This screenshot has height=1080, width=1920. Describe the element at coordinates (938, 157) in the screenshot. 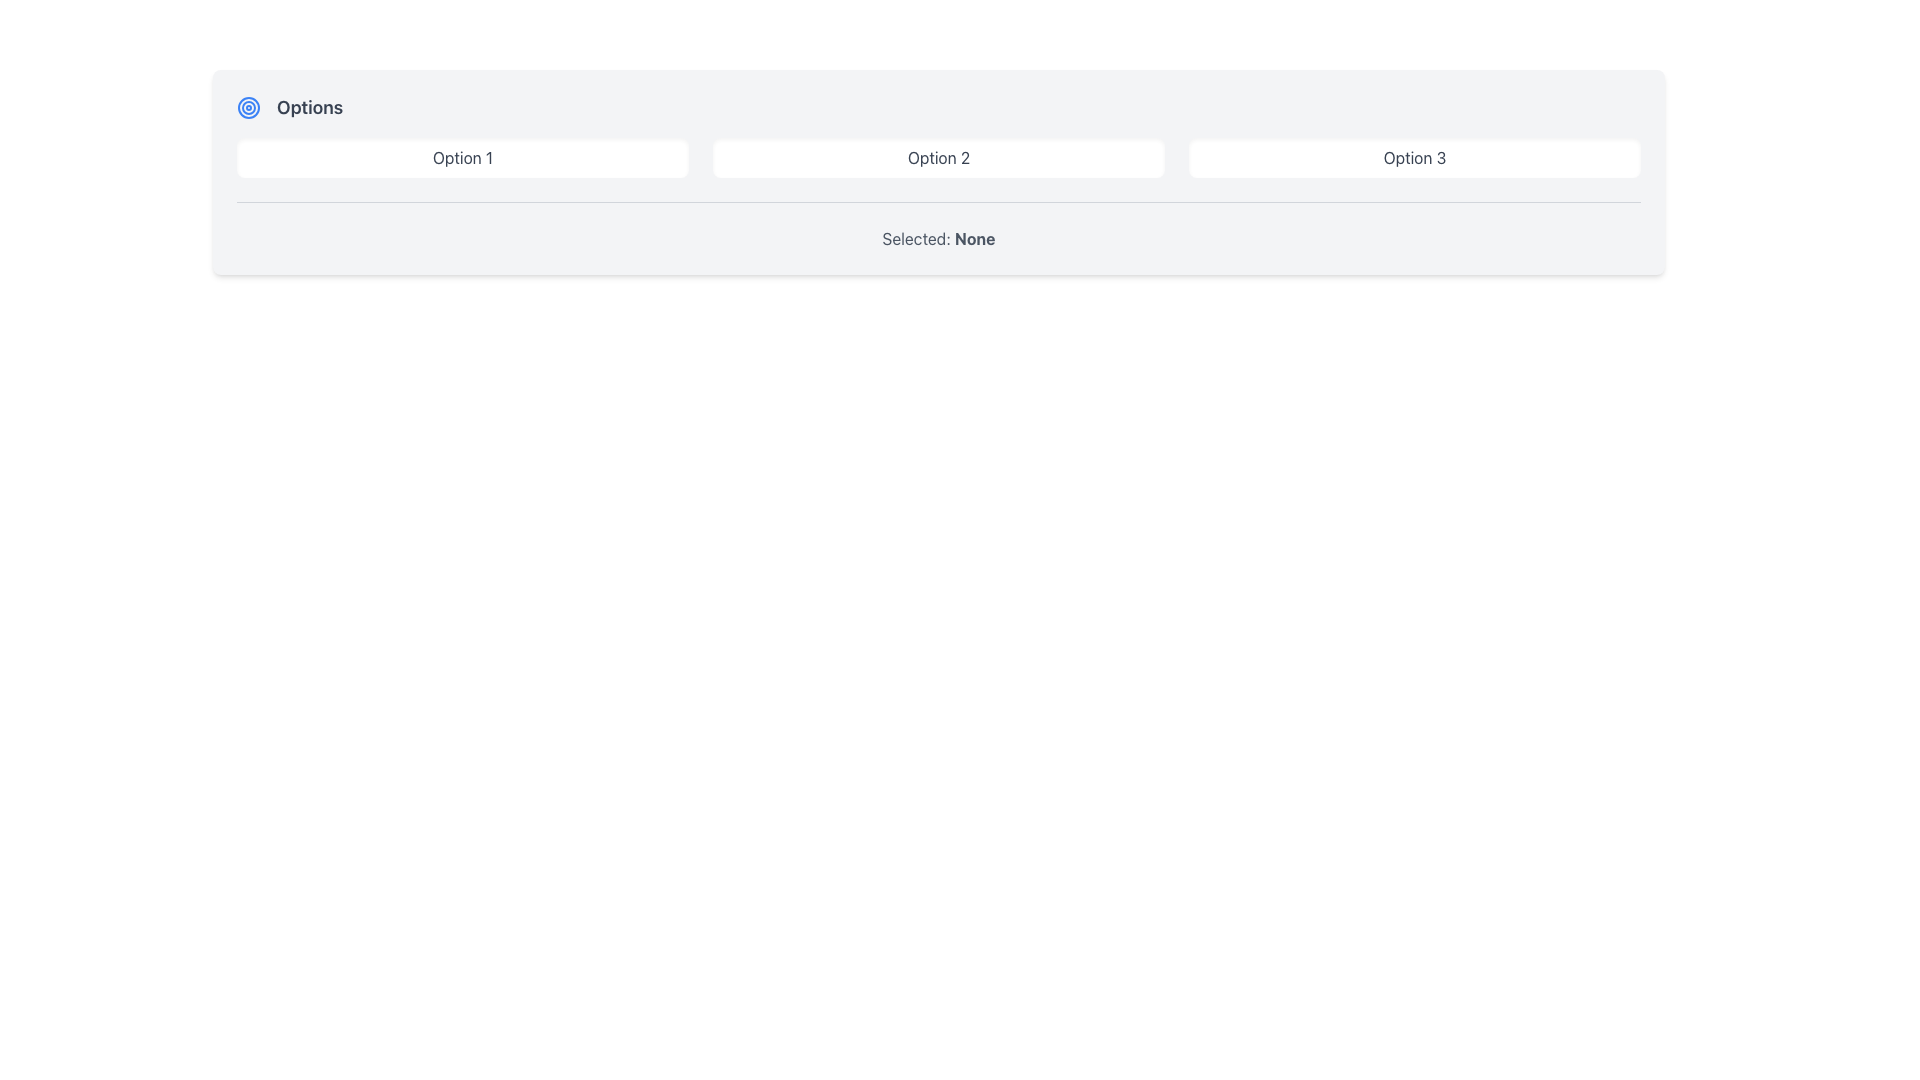

I see `the 'Option 2' button` at that location.